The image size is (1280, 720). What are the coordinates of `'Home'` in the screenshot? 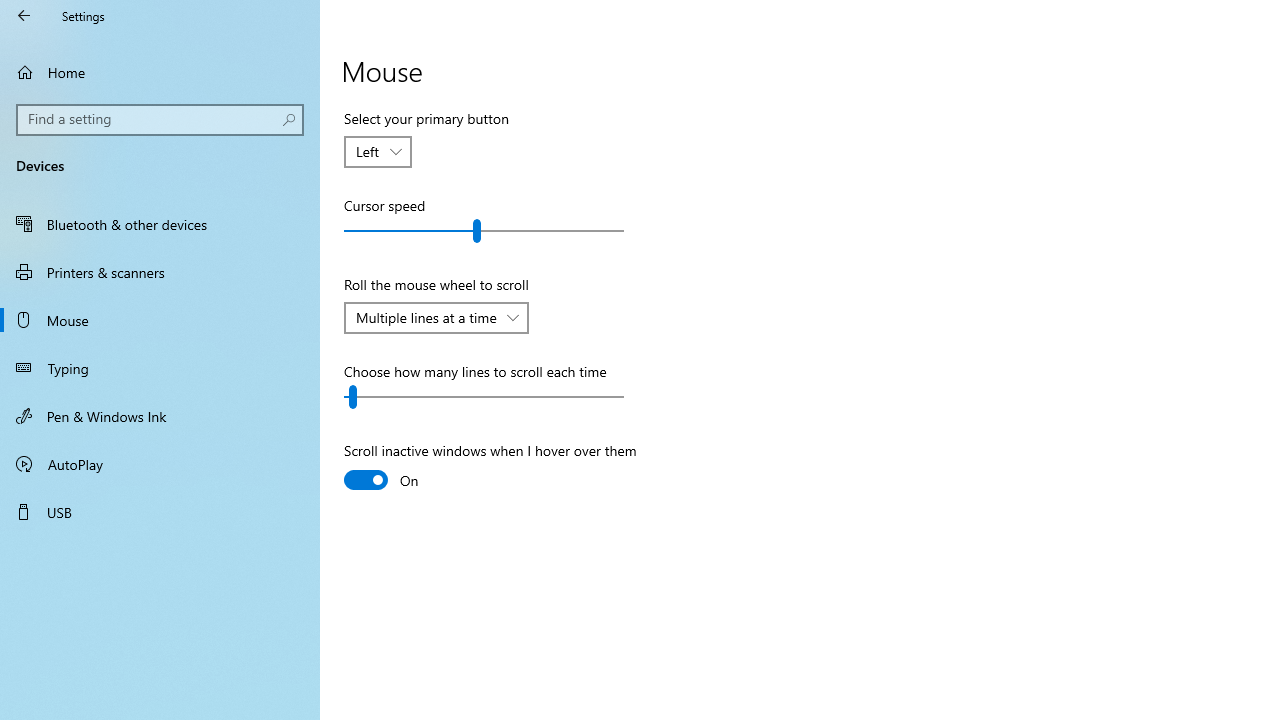 It's located at (160, 71).